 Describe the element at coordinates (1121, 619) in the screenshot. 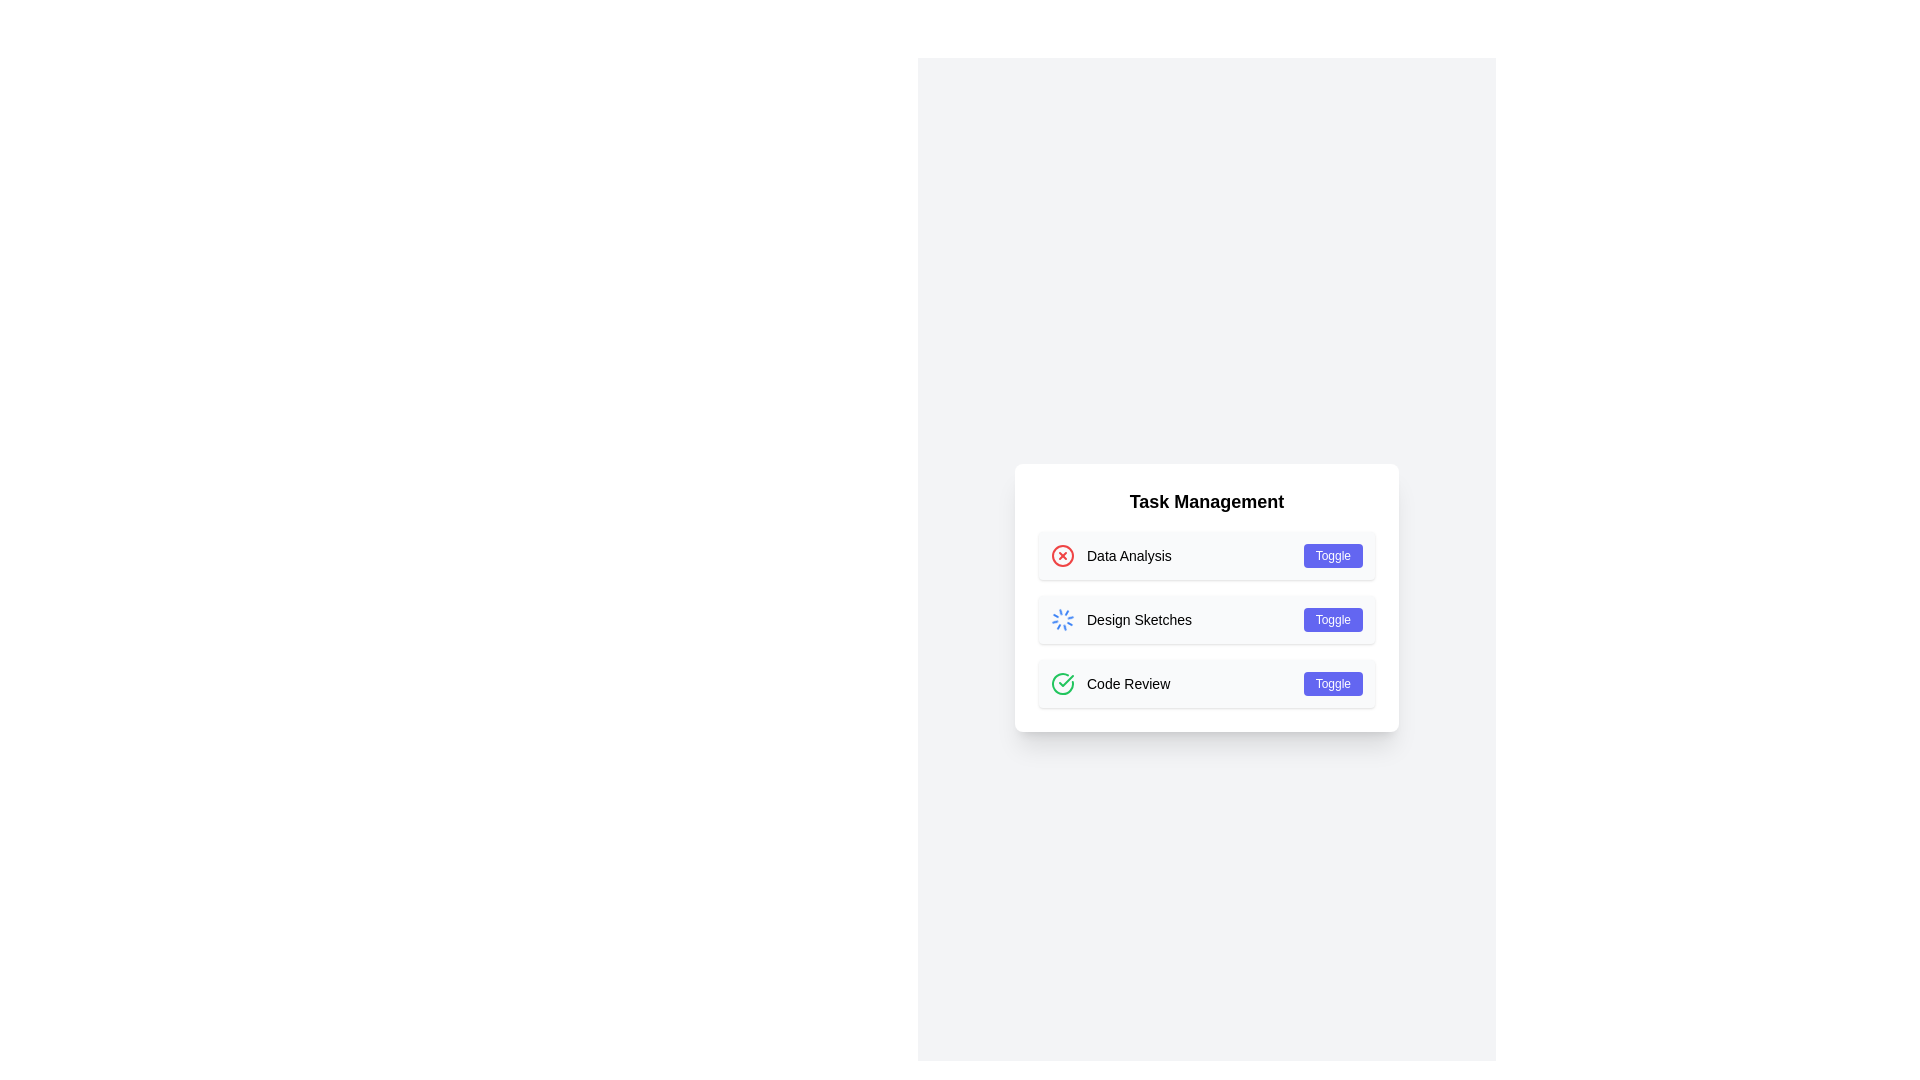

I see `the 'Design Sketches' text label with icon, which is the second item in the task management list located between 'Data Analysis' and 'Code Review'` at that location.